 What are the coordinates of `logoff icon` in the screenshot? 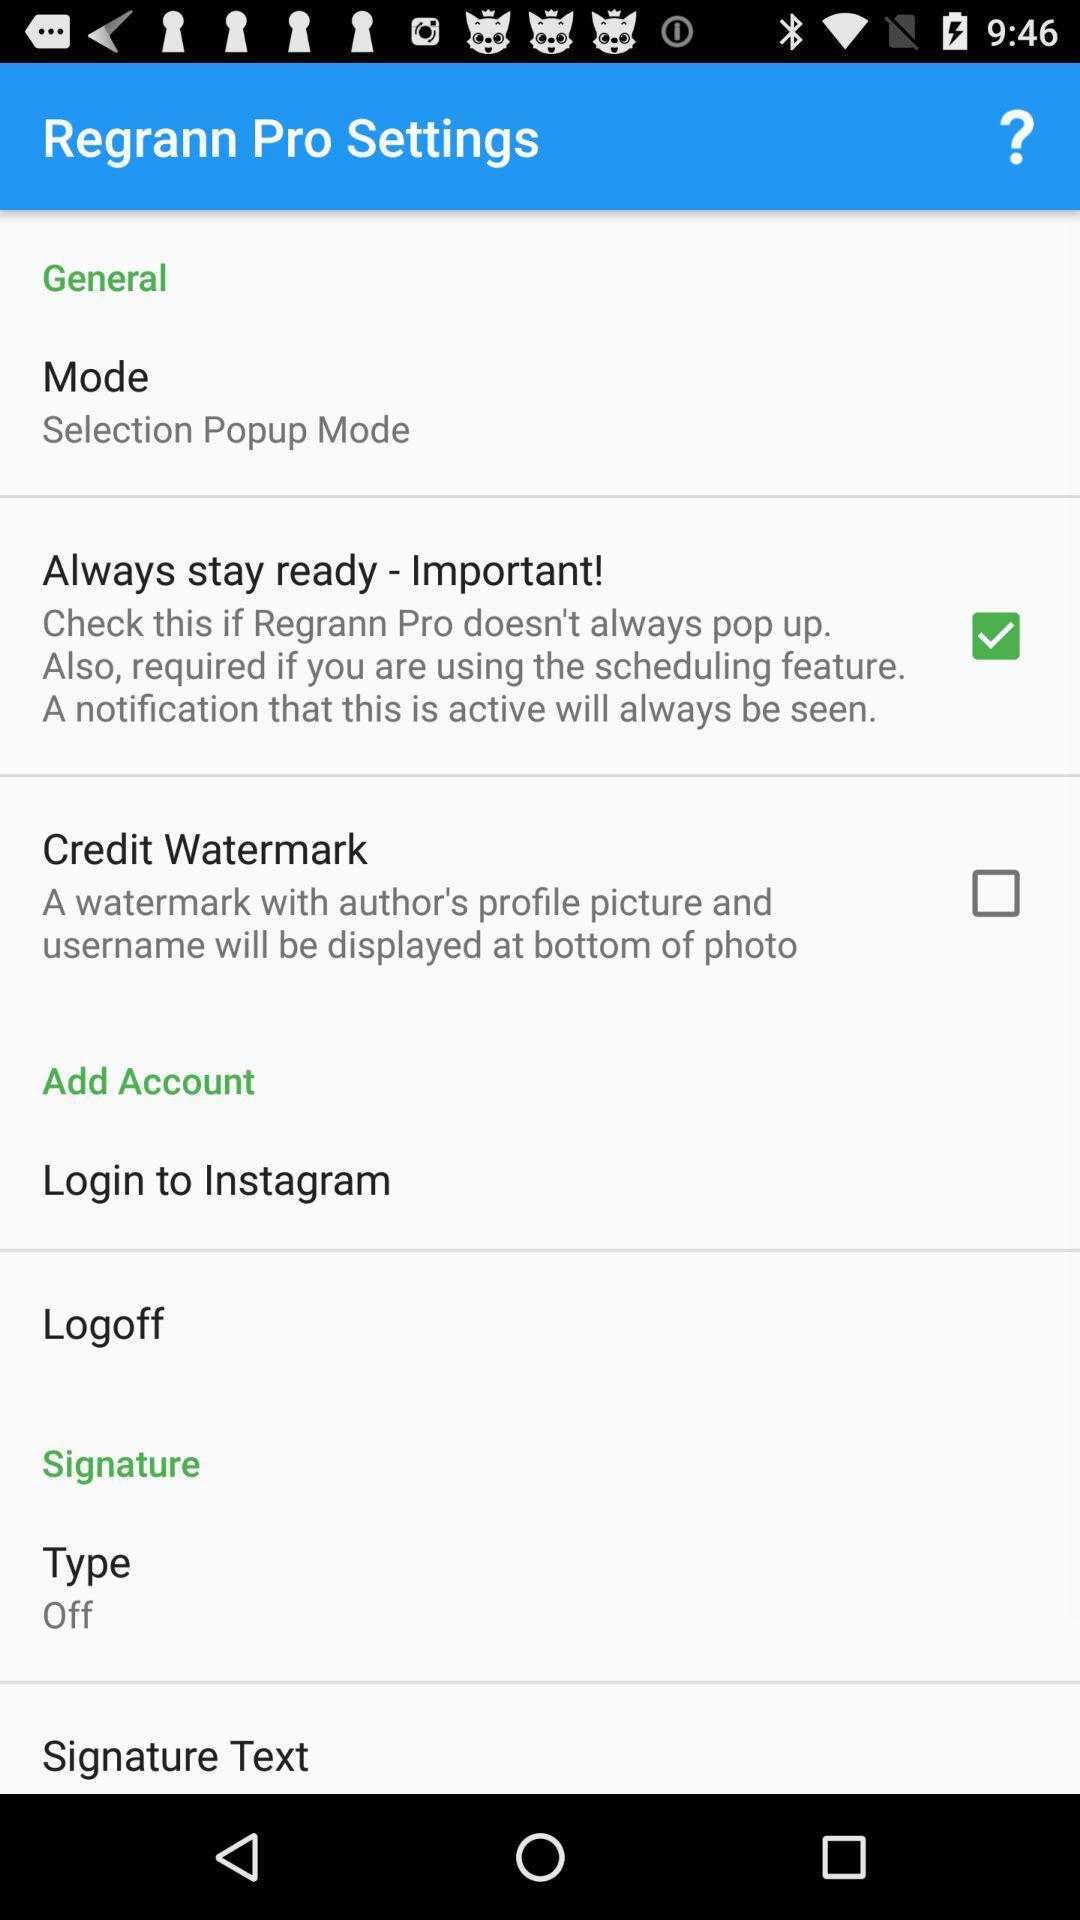 It's located at (103, 1322).